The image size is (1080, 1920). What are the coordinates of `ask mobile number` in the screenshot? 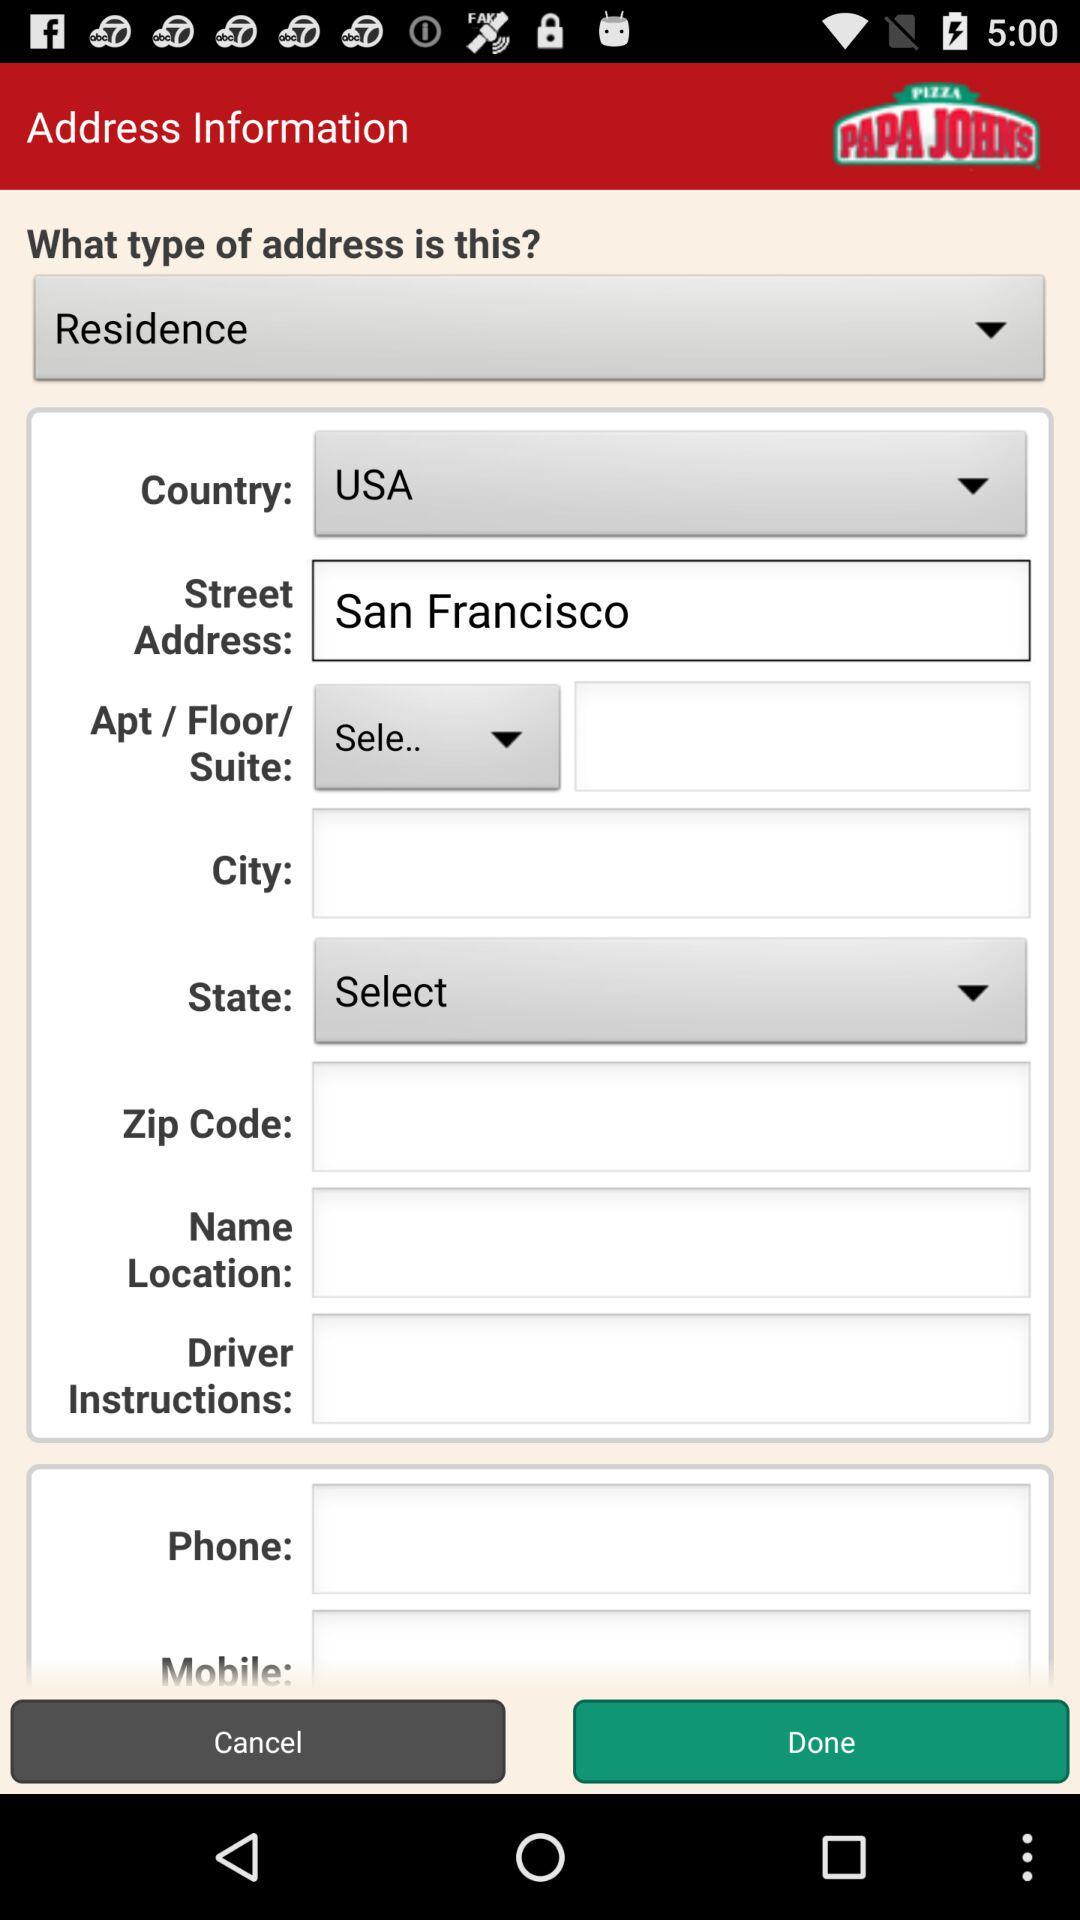 It's located at (671, 1648).